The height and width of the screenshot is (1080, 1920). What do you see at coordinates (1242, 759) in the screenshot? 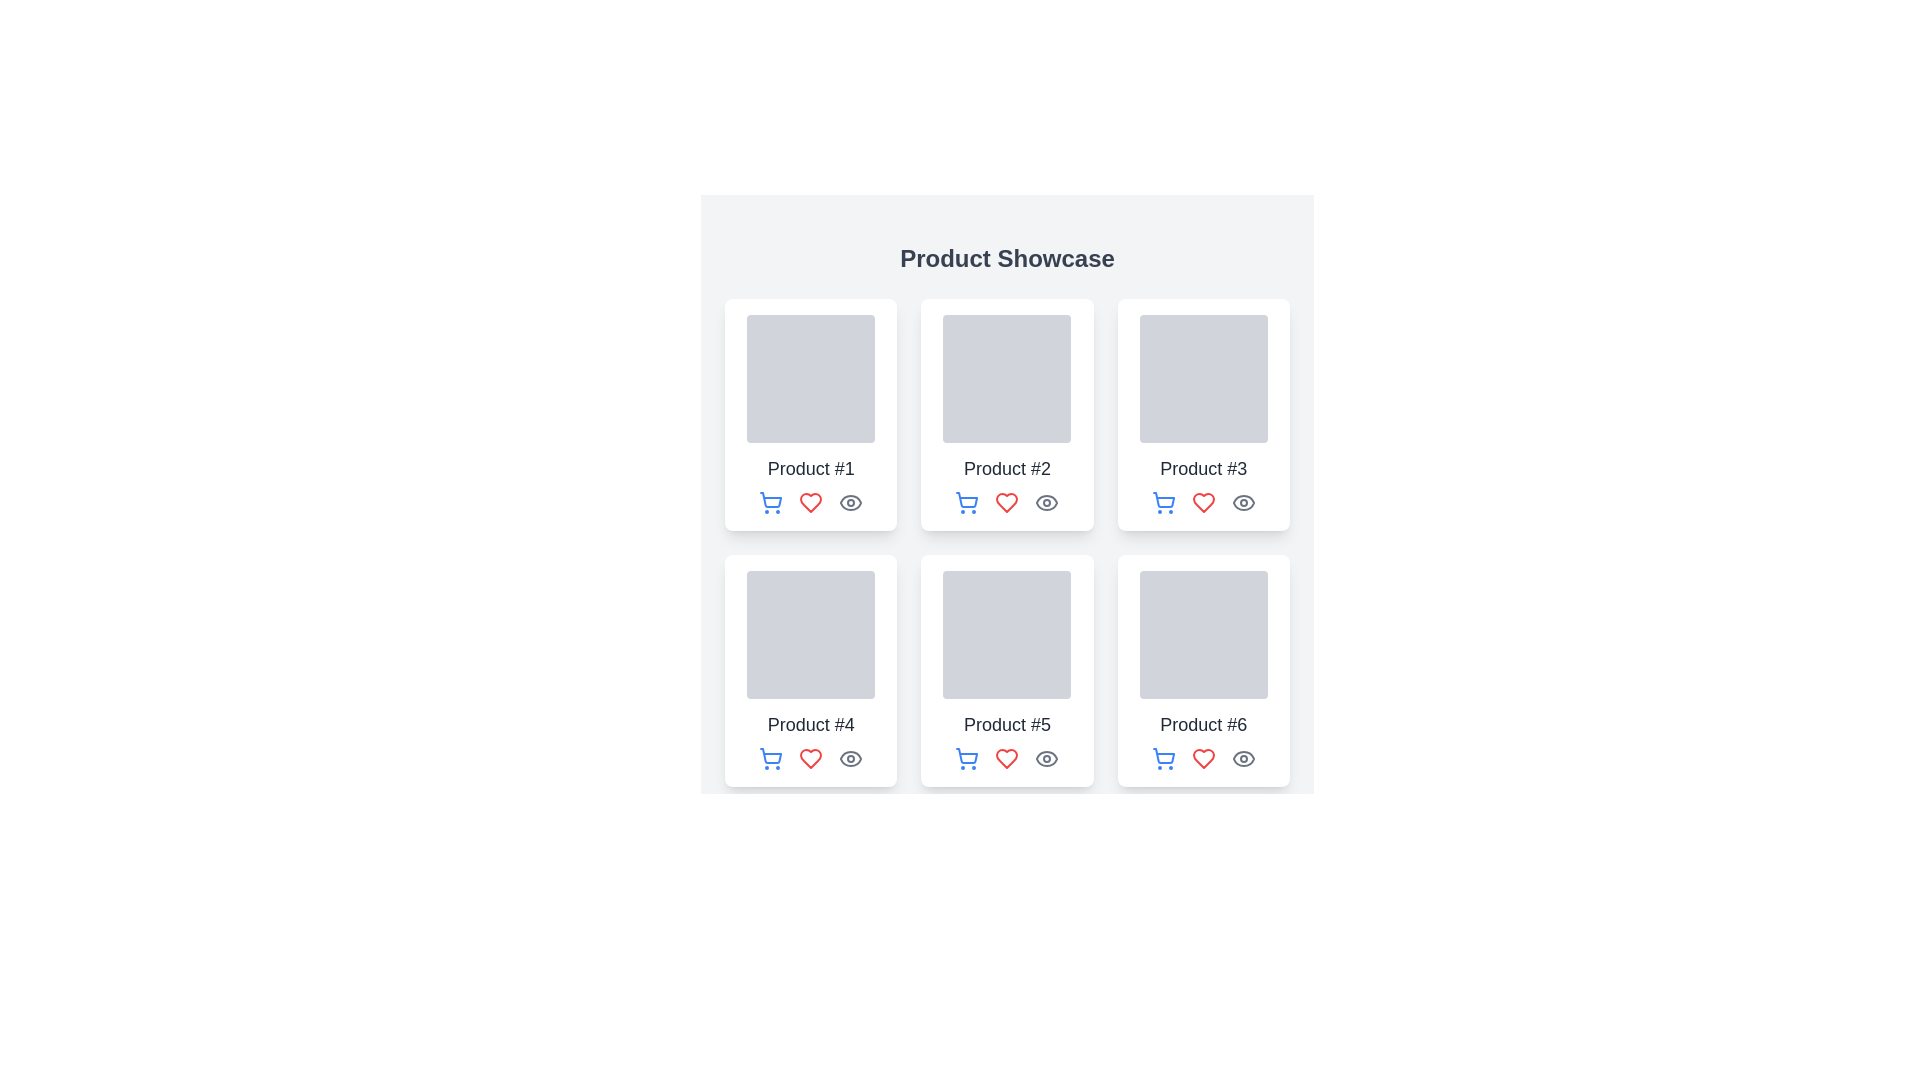
I see `the Icon button located in the bottom-right corner of the card labeled 'Product #6'` at bounding box center [1242, 759].